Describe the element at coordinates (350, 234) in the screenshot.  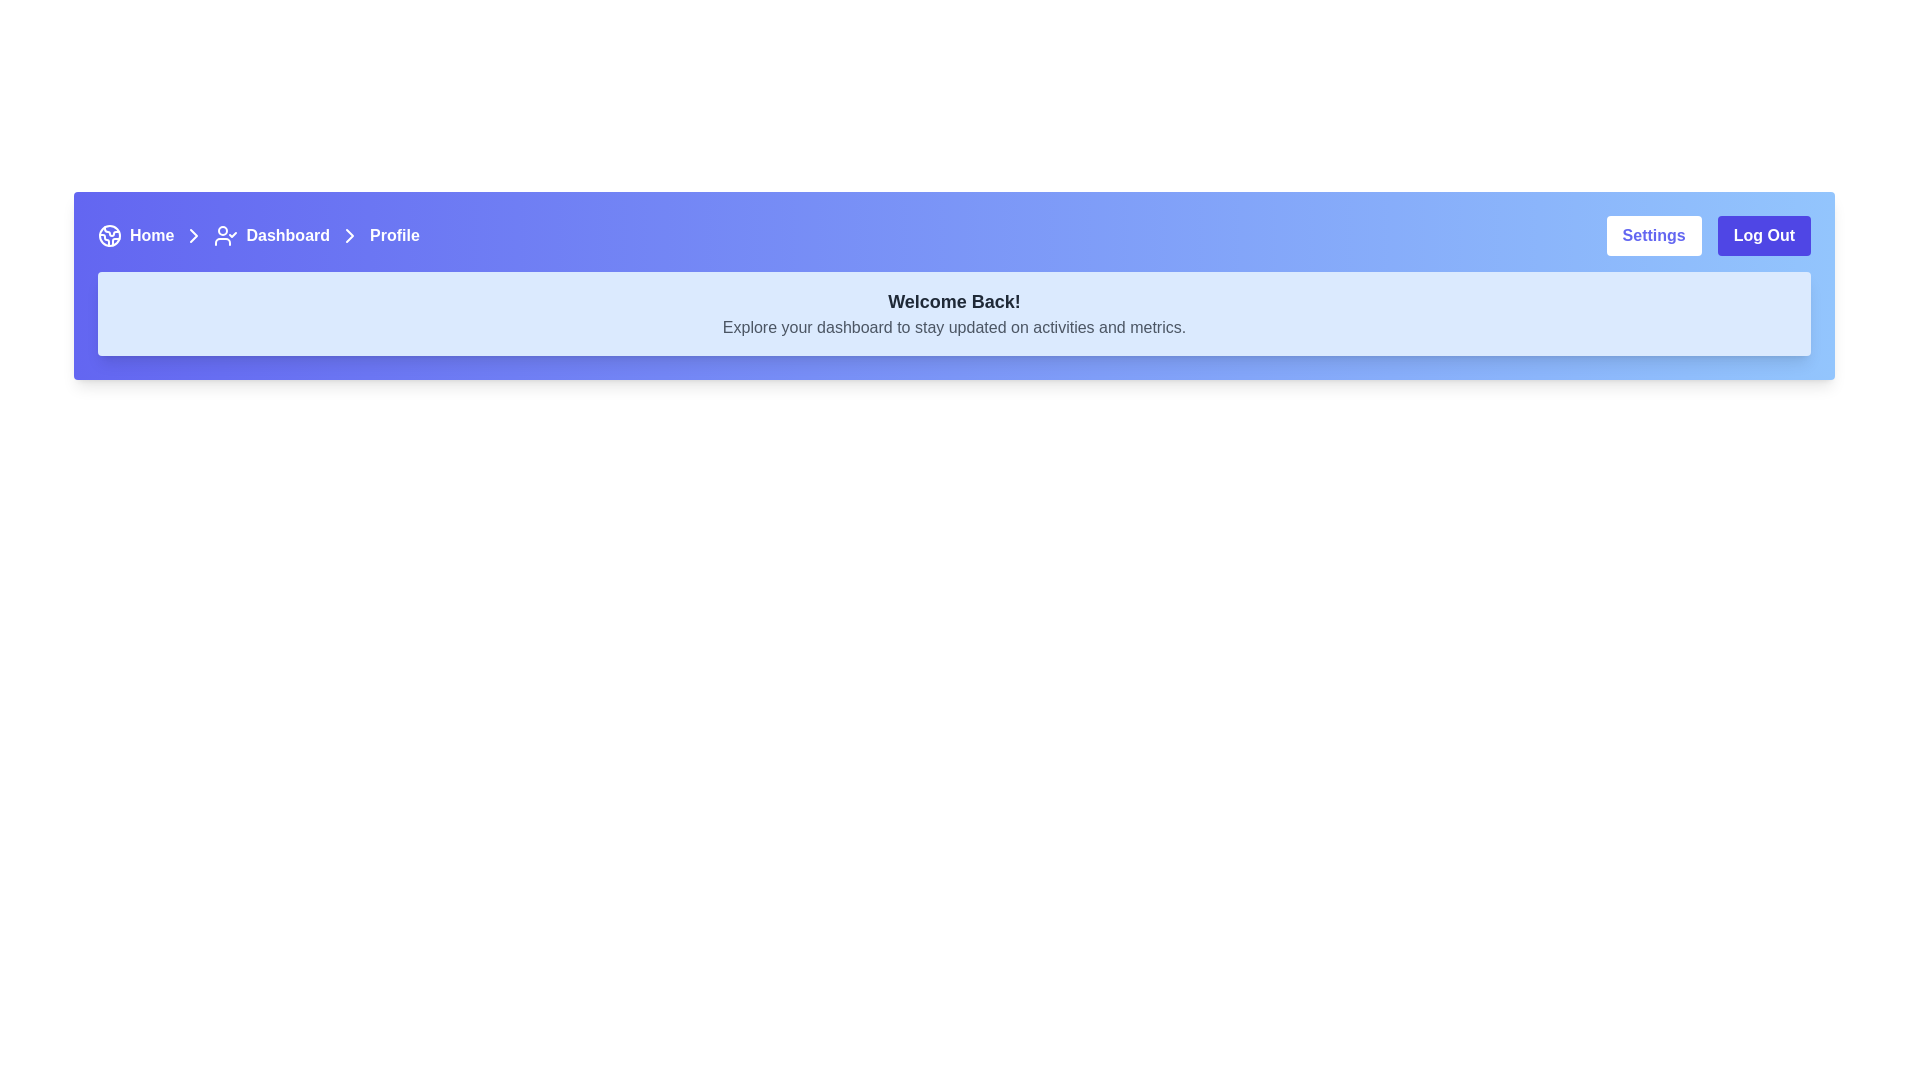
I see `the rightward chevron arrow icon in the breadcrumb navigation bar, located between the 'Dashboard' and 'Profile' labels` at that location.